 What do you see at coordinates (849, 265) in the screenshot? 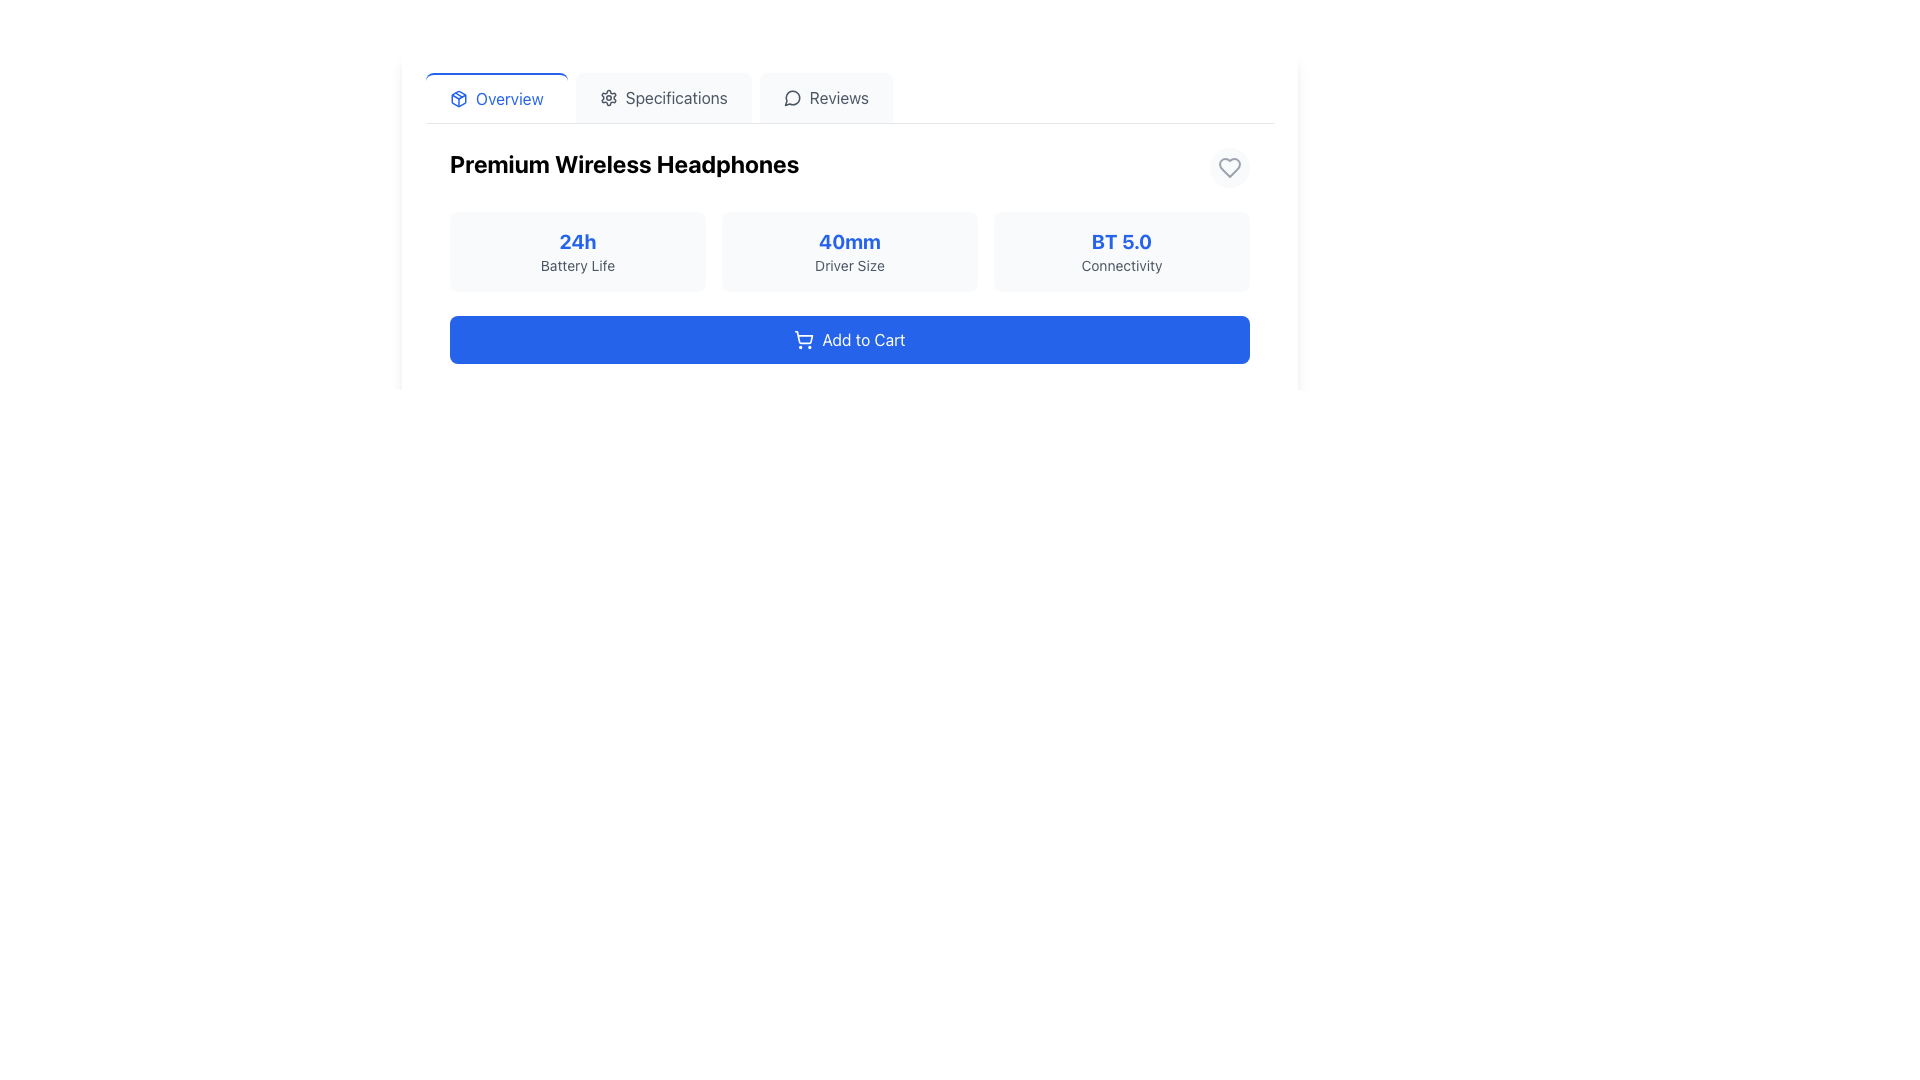
I see `the descriptive text label located in the lower section of the middle card, which indicates the measurement of the driver size for the product, situated beneath the bold '40mm' text` at bounding box center [849, 265].